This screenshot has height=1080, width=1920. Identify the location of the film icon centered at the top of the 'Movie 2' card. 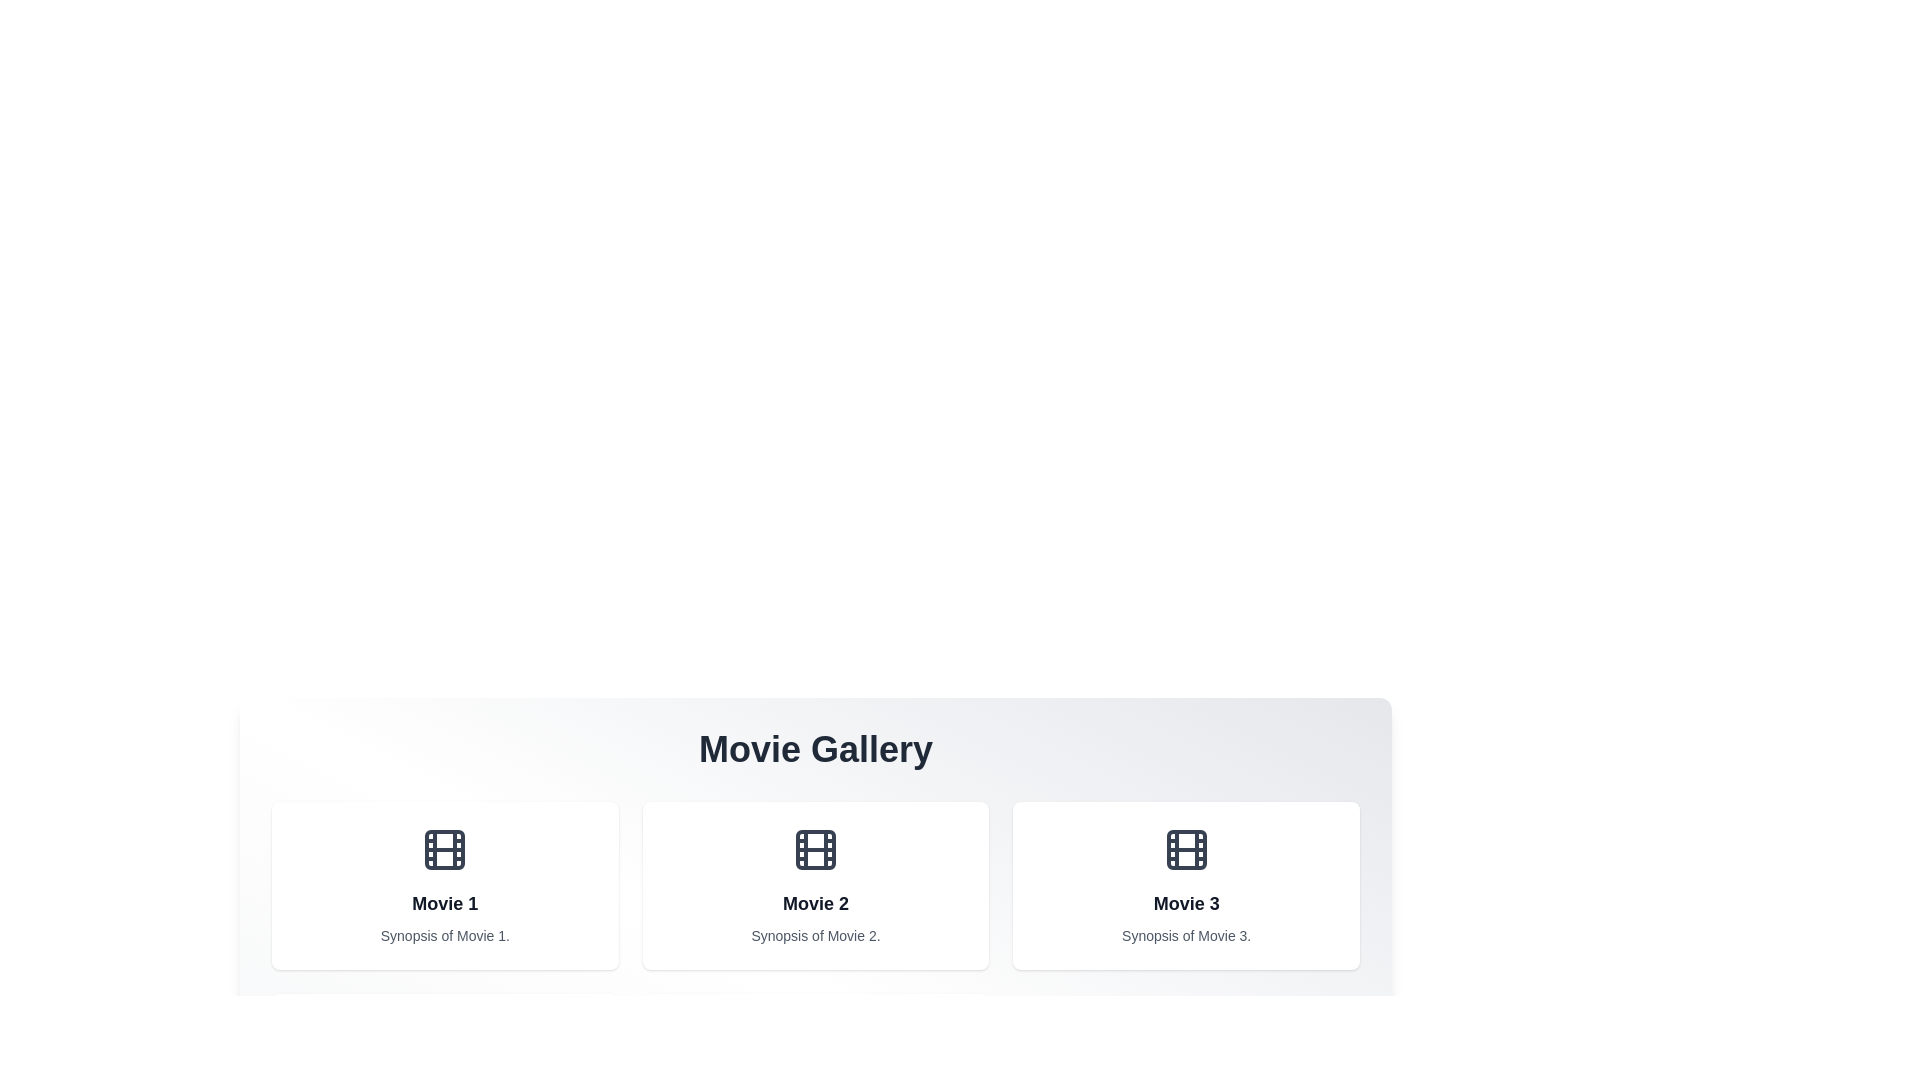
(816, 849).